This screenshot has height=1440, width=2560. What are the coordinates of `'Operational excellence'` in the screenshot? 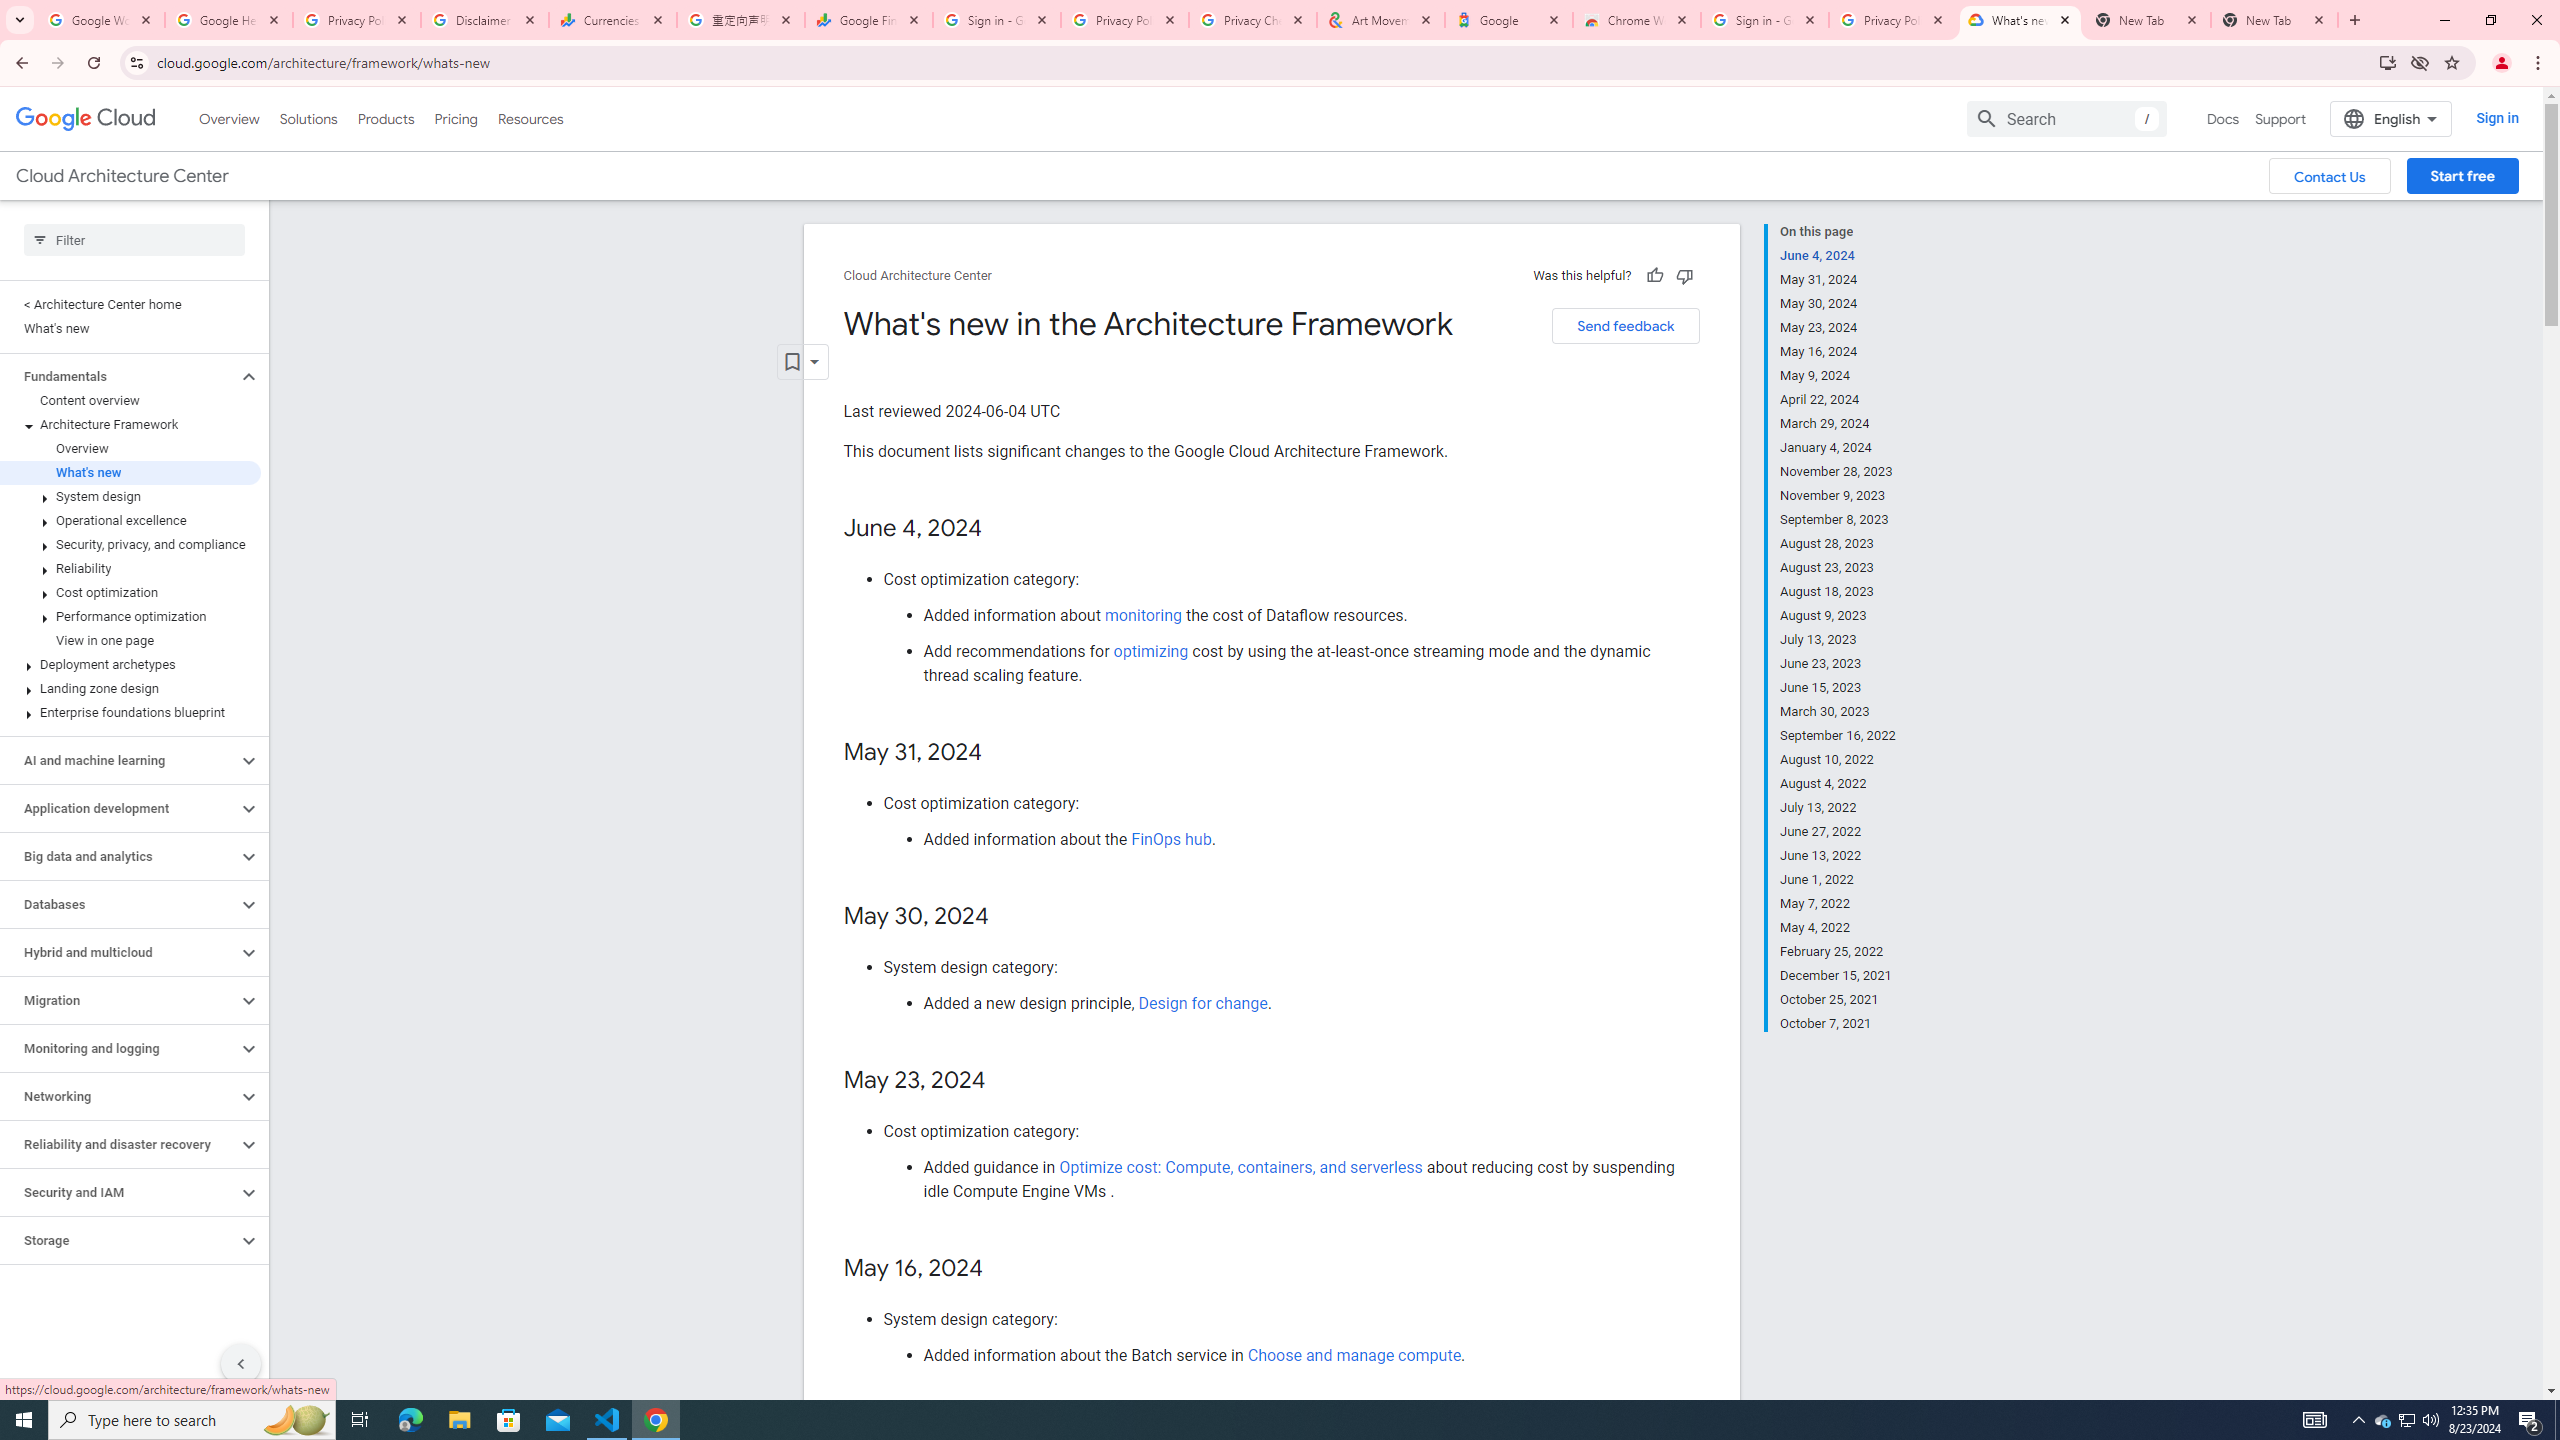 It's located at (130, 520).